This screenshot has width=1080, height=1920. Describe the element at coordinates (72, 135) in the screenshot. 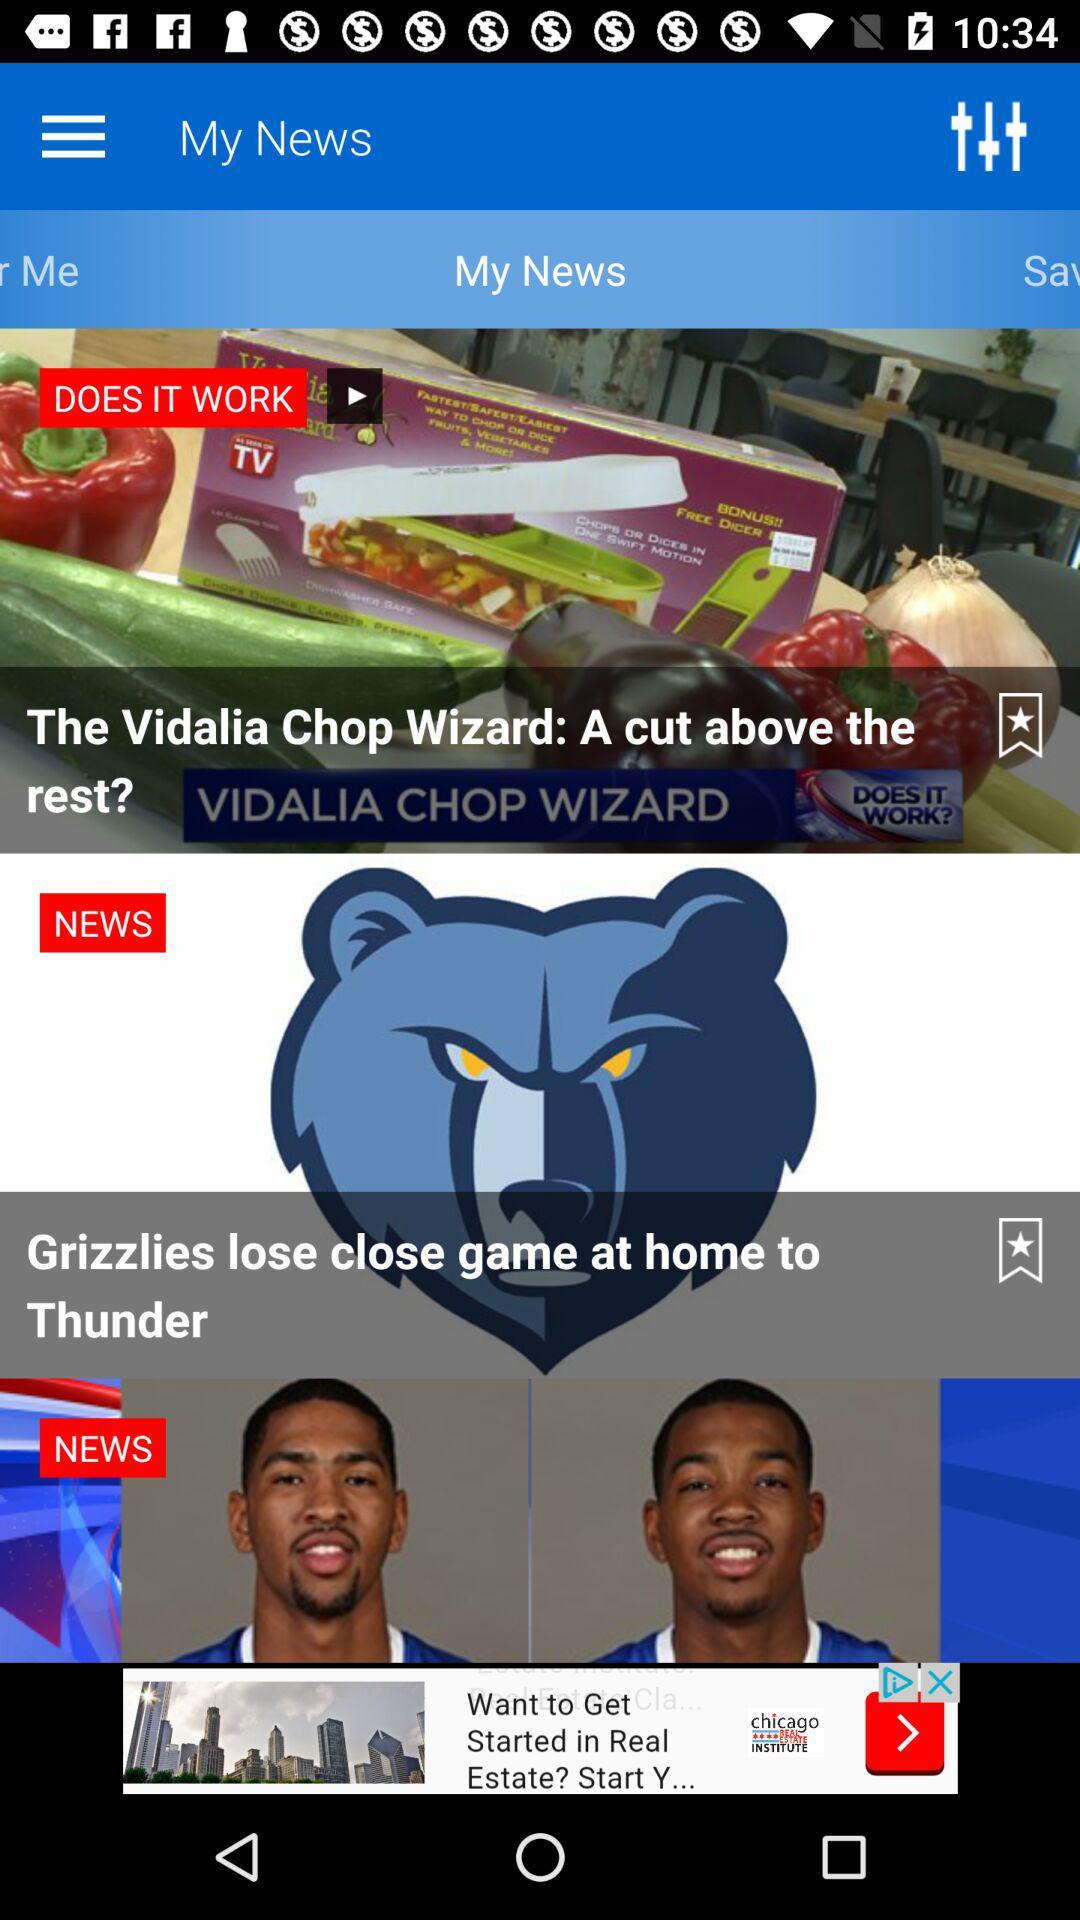

I see `the menu icon` at that location.